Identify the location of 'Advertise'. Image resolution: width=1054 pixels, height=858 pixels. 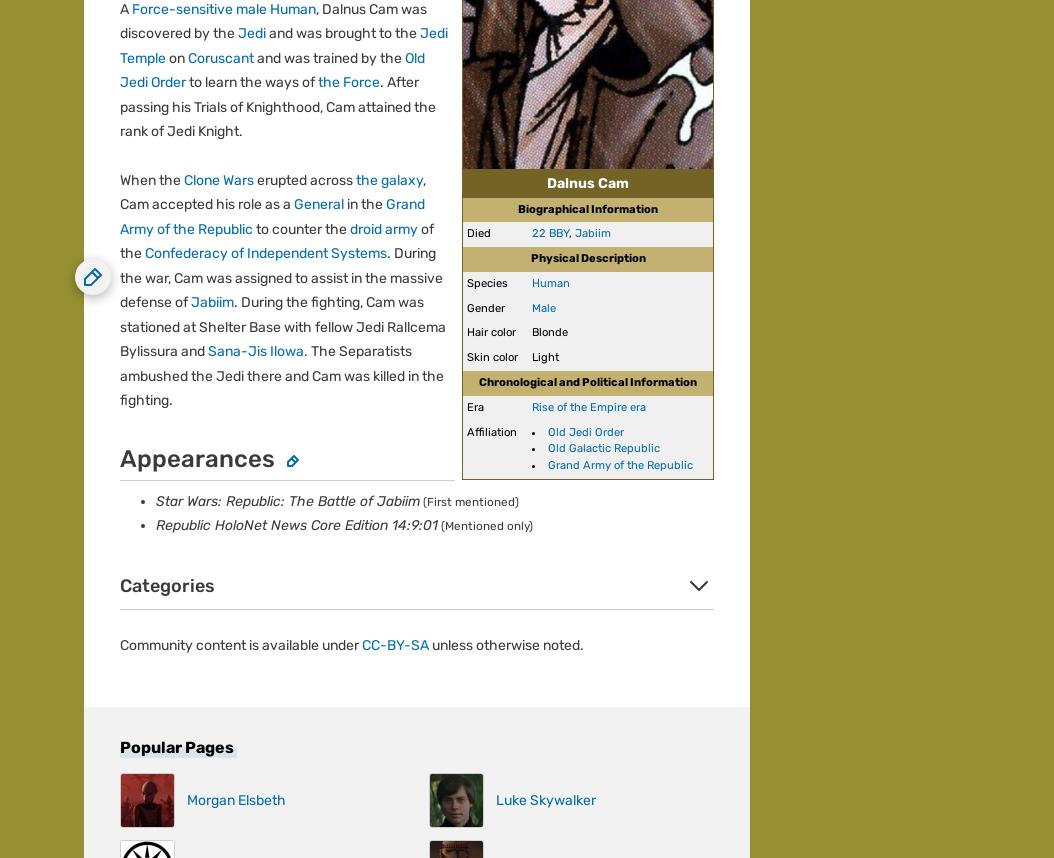
(83, 215).